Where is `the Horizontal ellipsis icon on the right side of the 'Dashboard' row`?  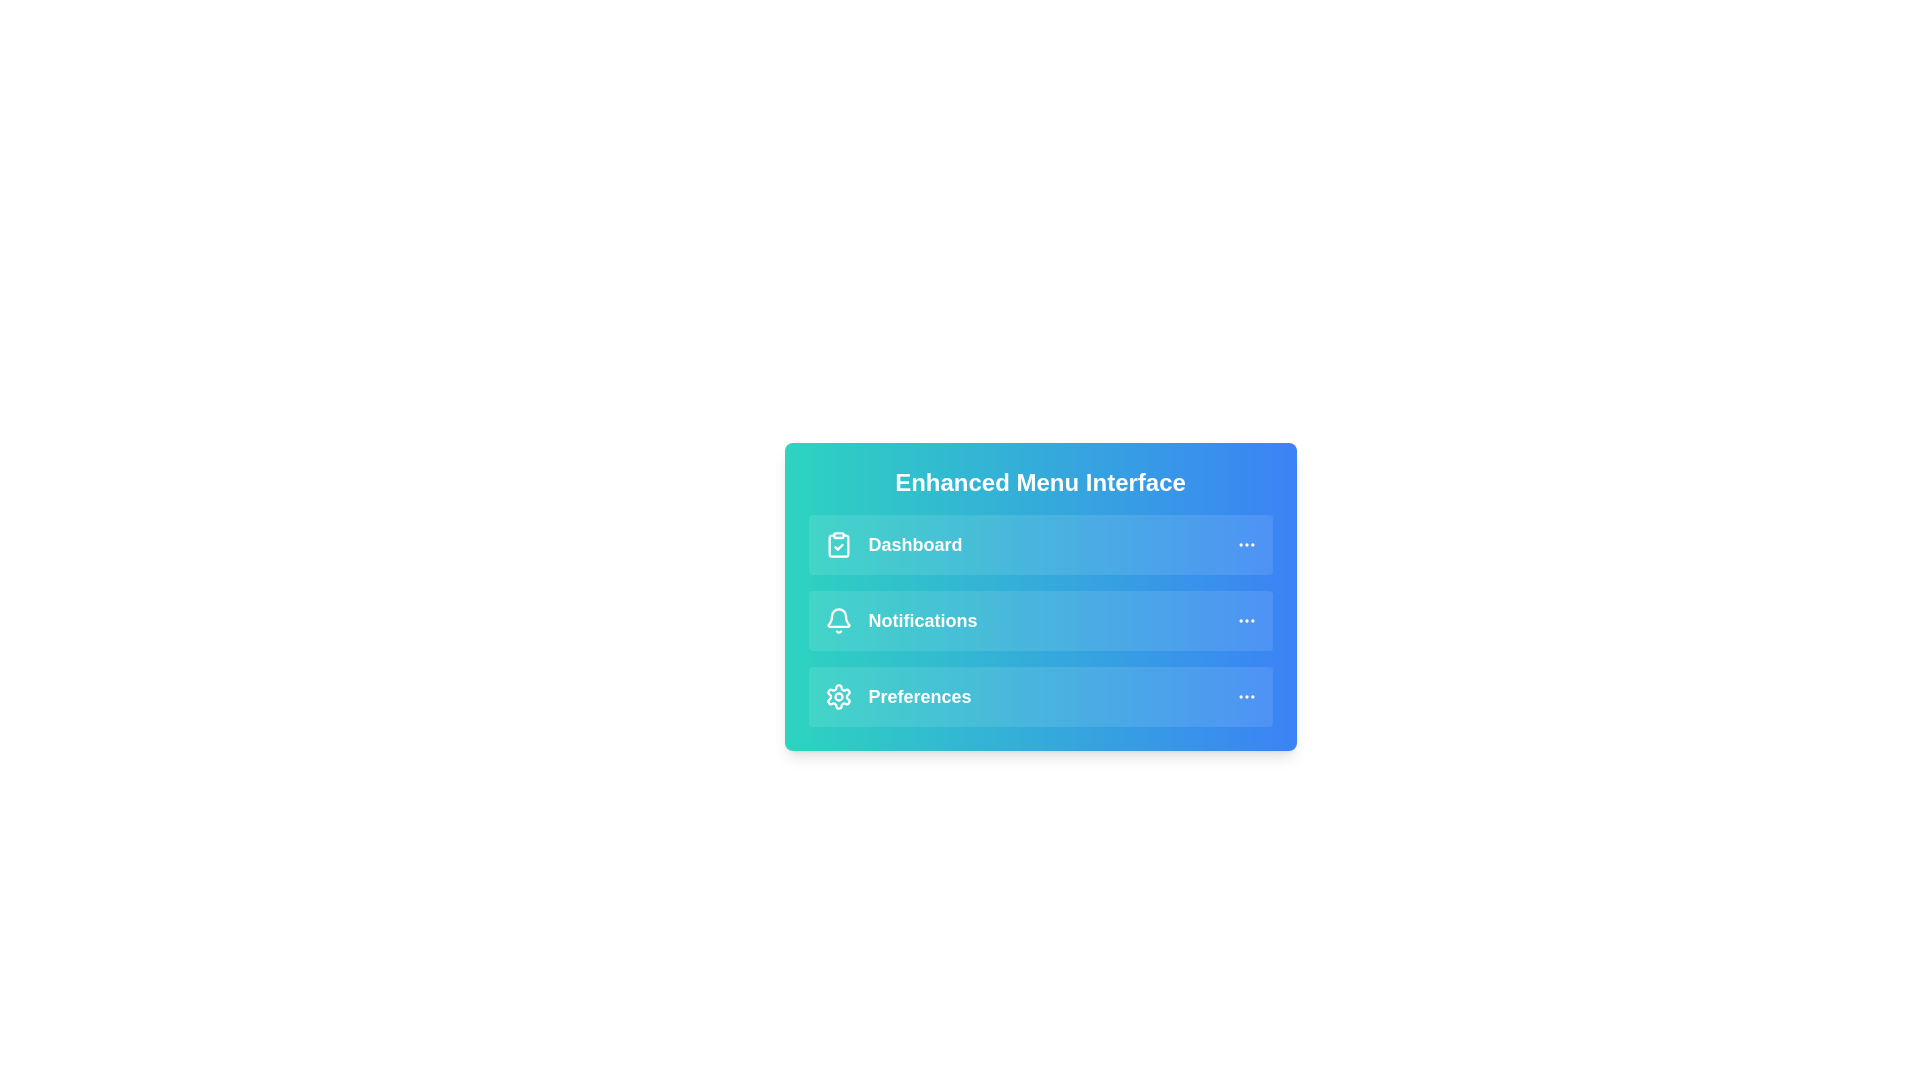 the Horizontal ellipsis icon on the right side of the 'Dashboard' row is located at coordinates (1245, 544).